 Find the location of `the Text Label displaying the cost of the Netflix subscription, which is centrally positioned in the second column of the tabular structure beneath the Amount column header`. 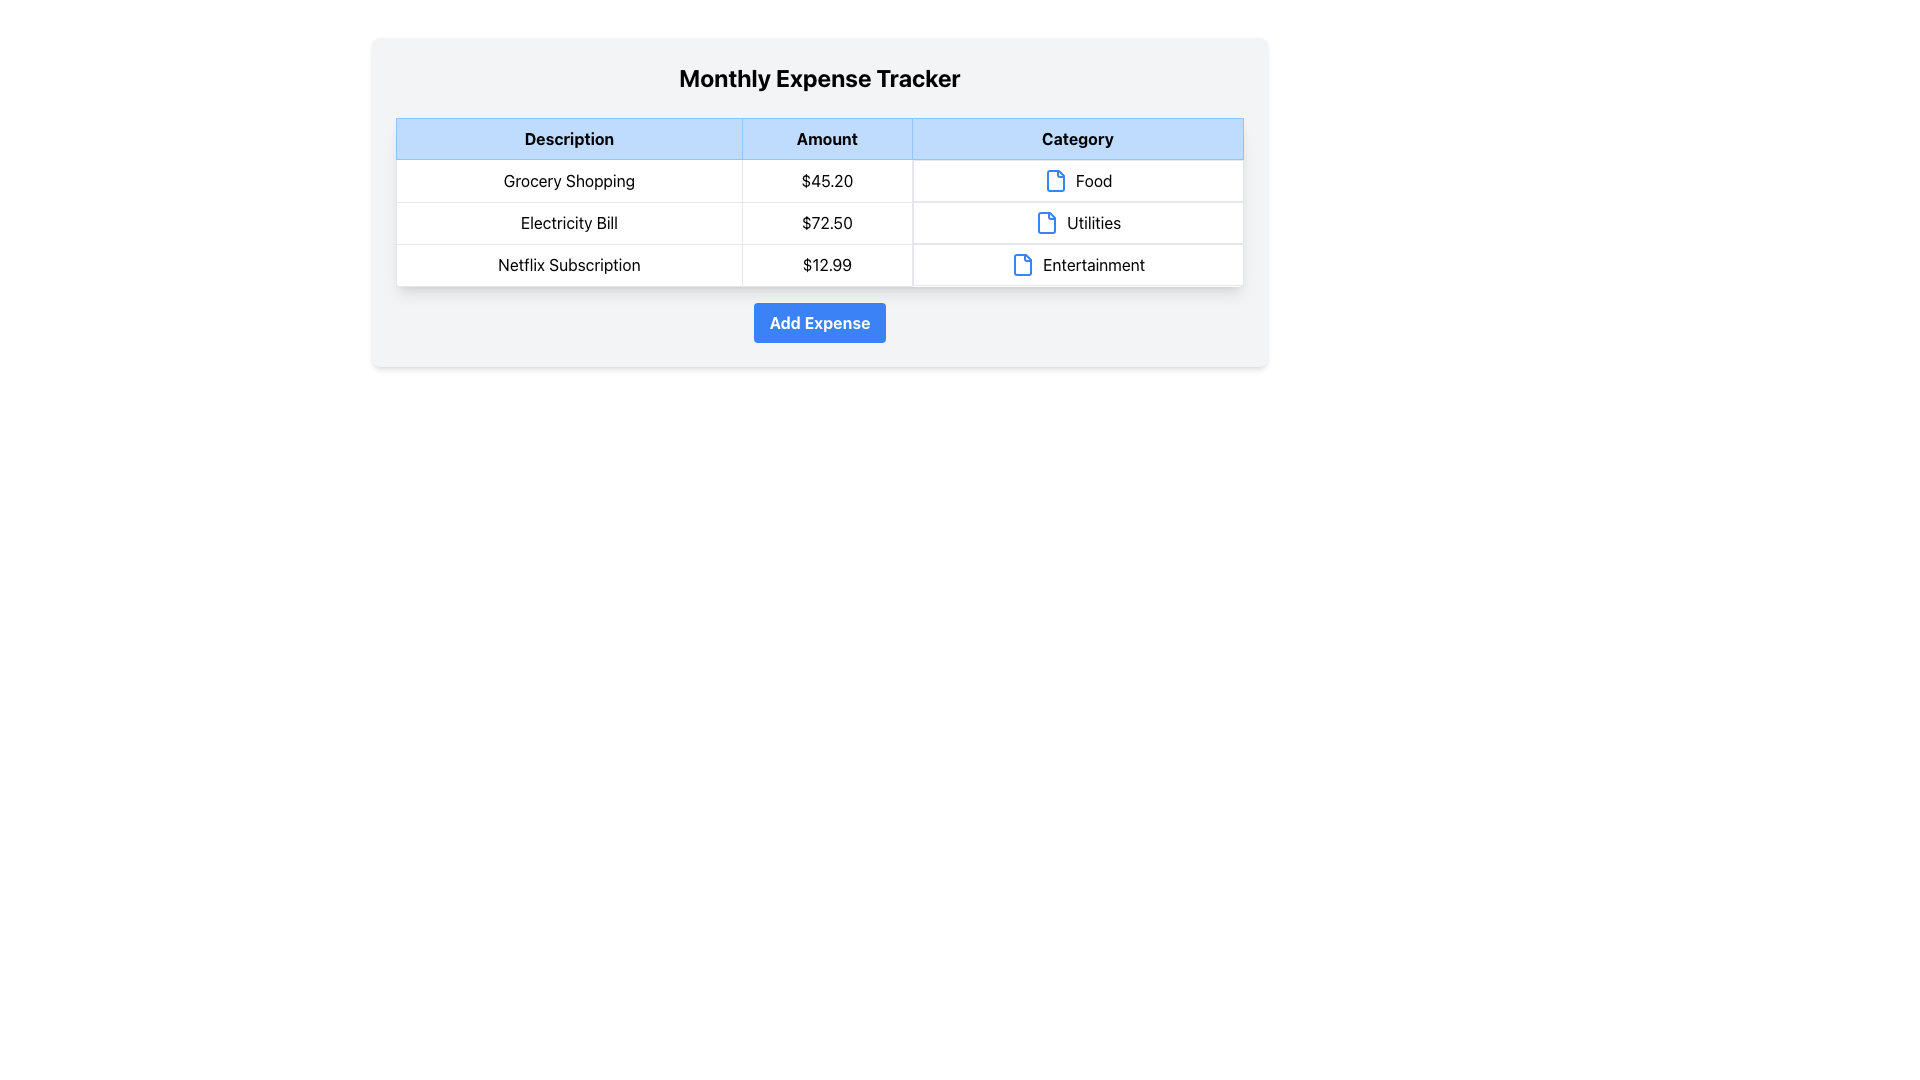

the Text Label displaying the cost of the Netflix subscription, which is centrally positioned in the second column of the tabular structure beneath the Amount column header is located at coordinates (827, 264).